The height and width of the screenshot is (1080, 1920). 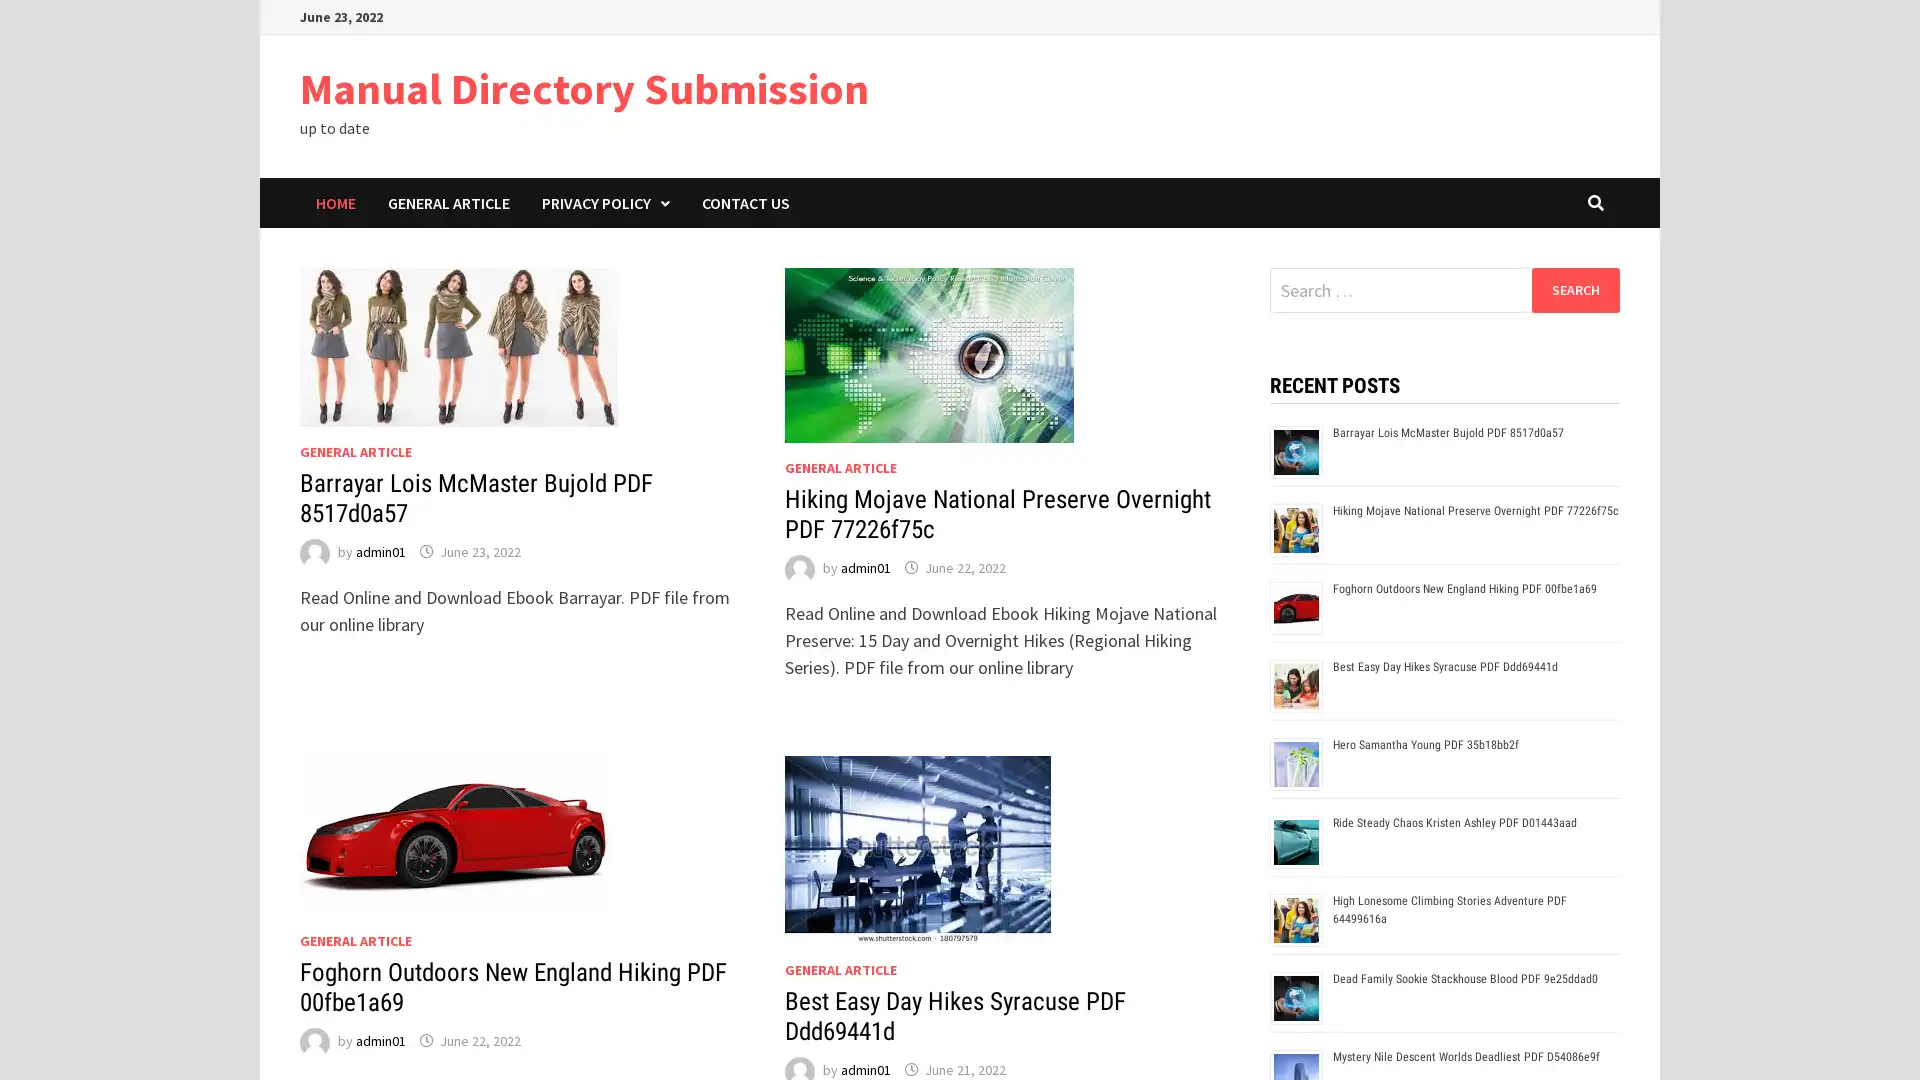 What do you see at coordinates (1574, 289) in the screenshot?
I see `Search` at bounding box center [1574, 289].